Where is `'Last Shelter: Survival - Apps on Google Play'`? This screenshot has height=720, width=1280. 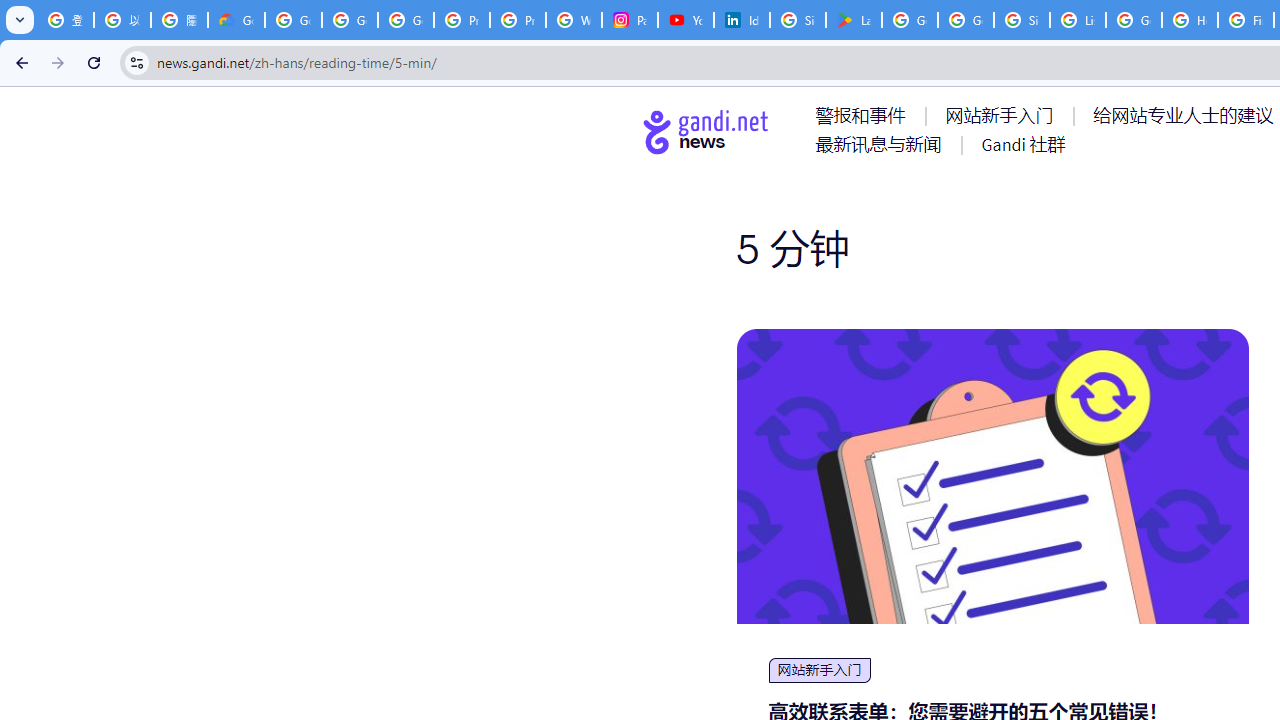
'Last Shelter: Survival - Apps on Google Play' is located at coordinates (853, 20).